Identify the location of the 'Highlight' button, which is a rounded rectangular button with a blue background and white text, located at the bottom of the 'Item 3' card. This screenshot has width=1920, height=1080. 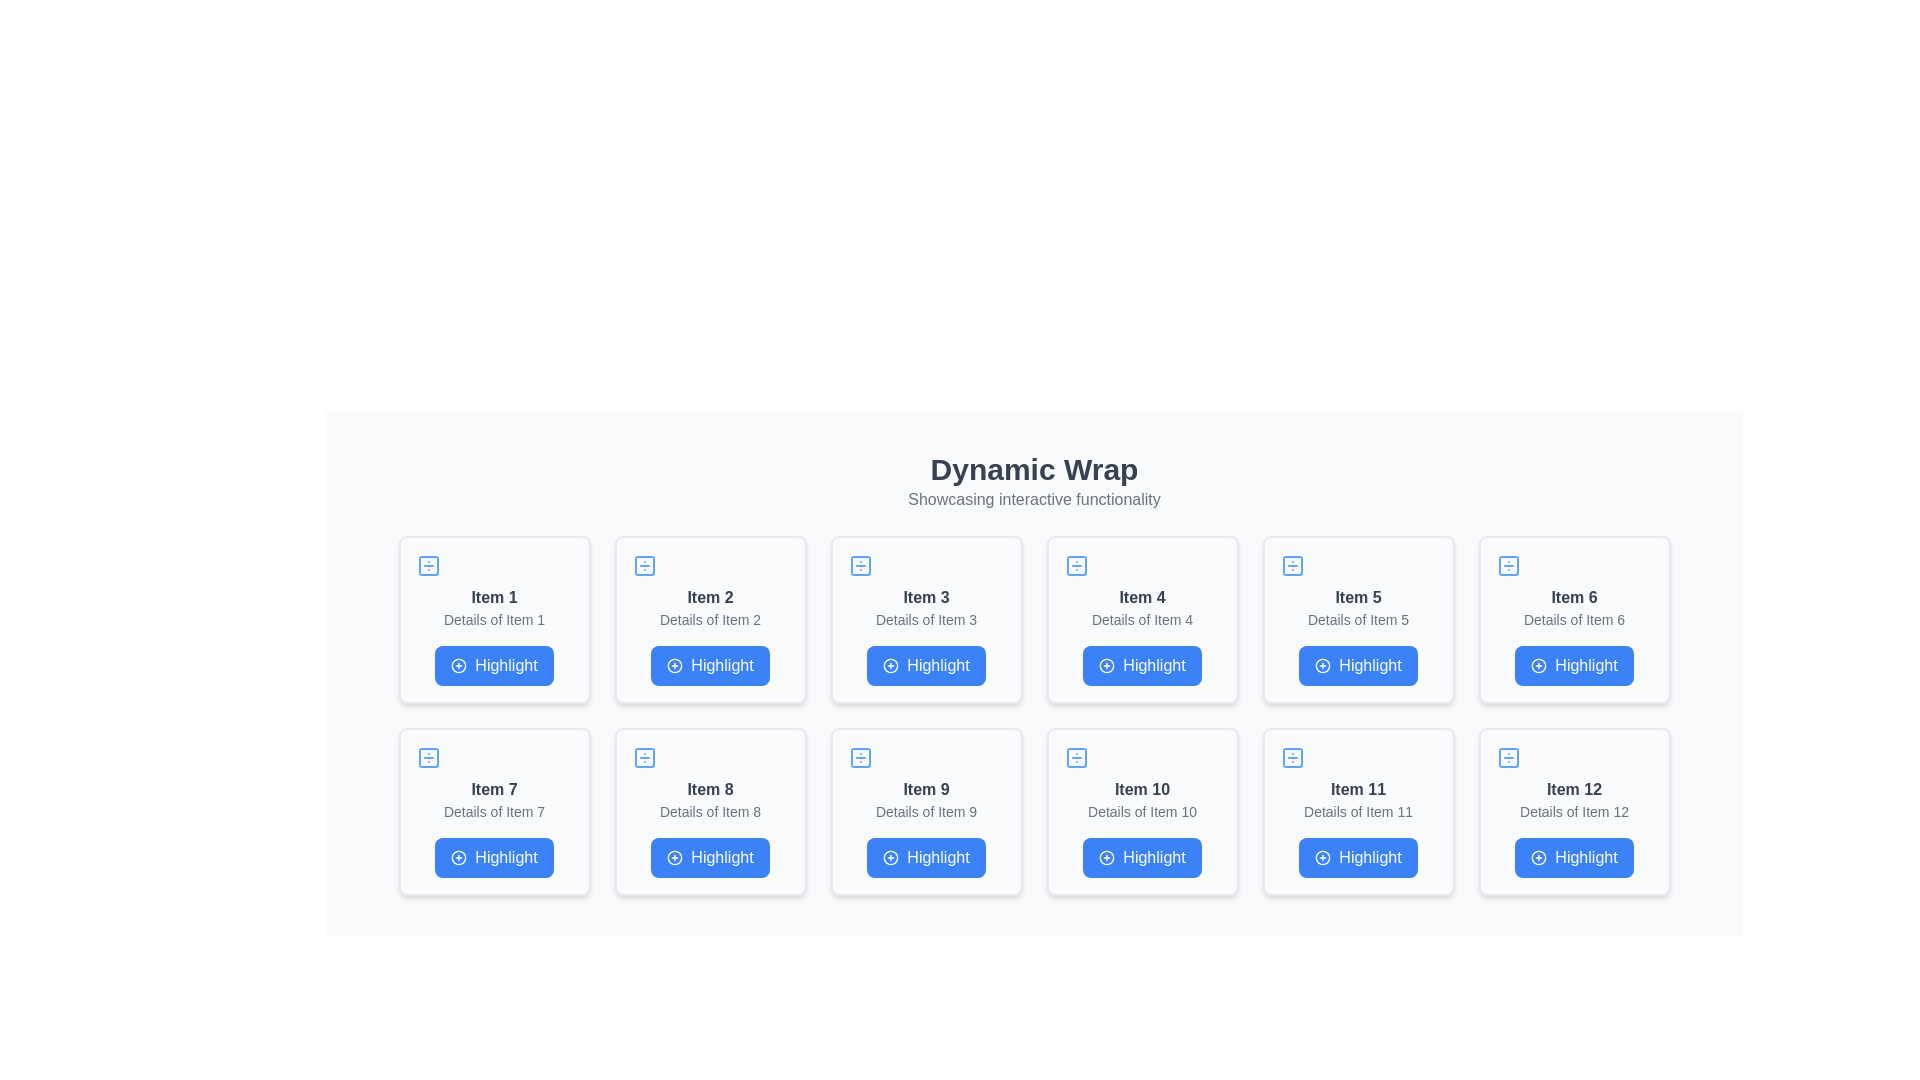
(925, 666).